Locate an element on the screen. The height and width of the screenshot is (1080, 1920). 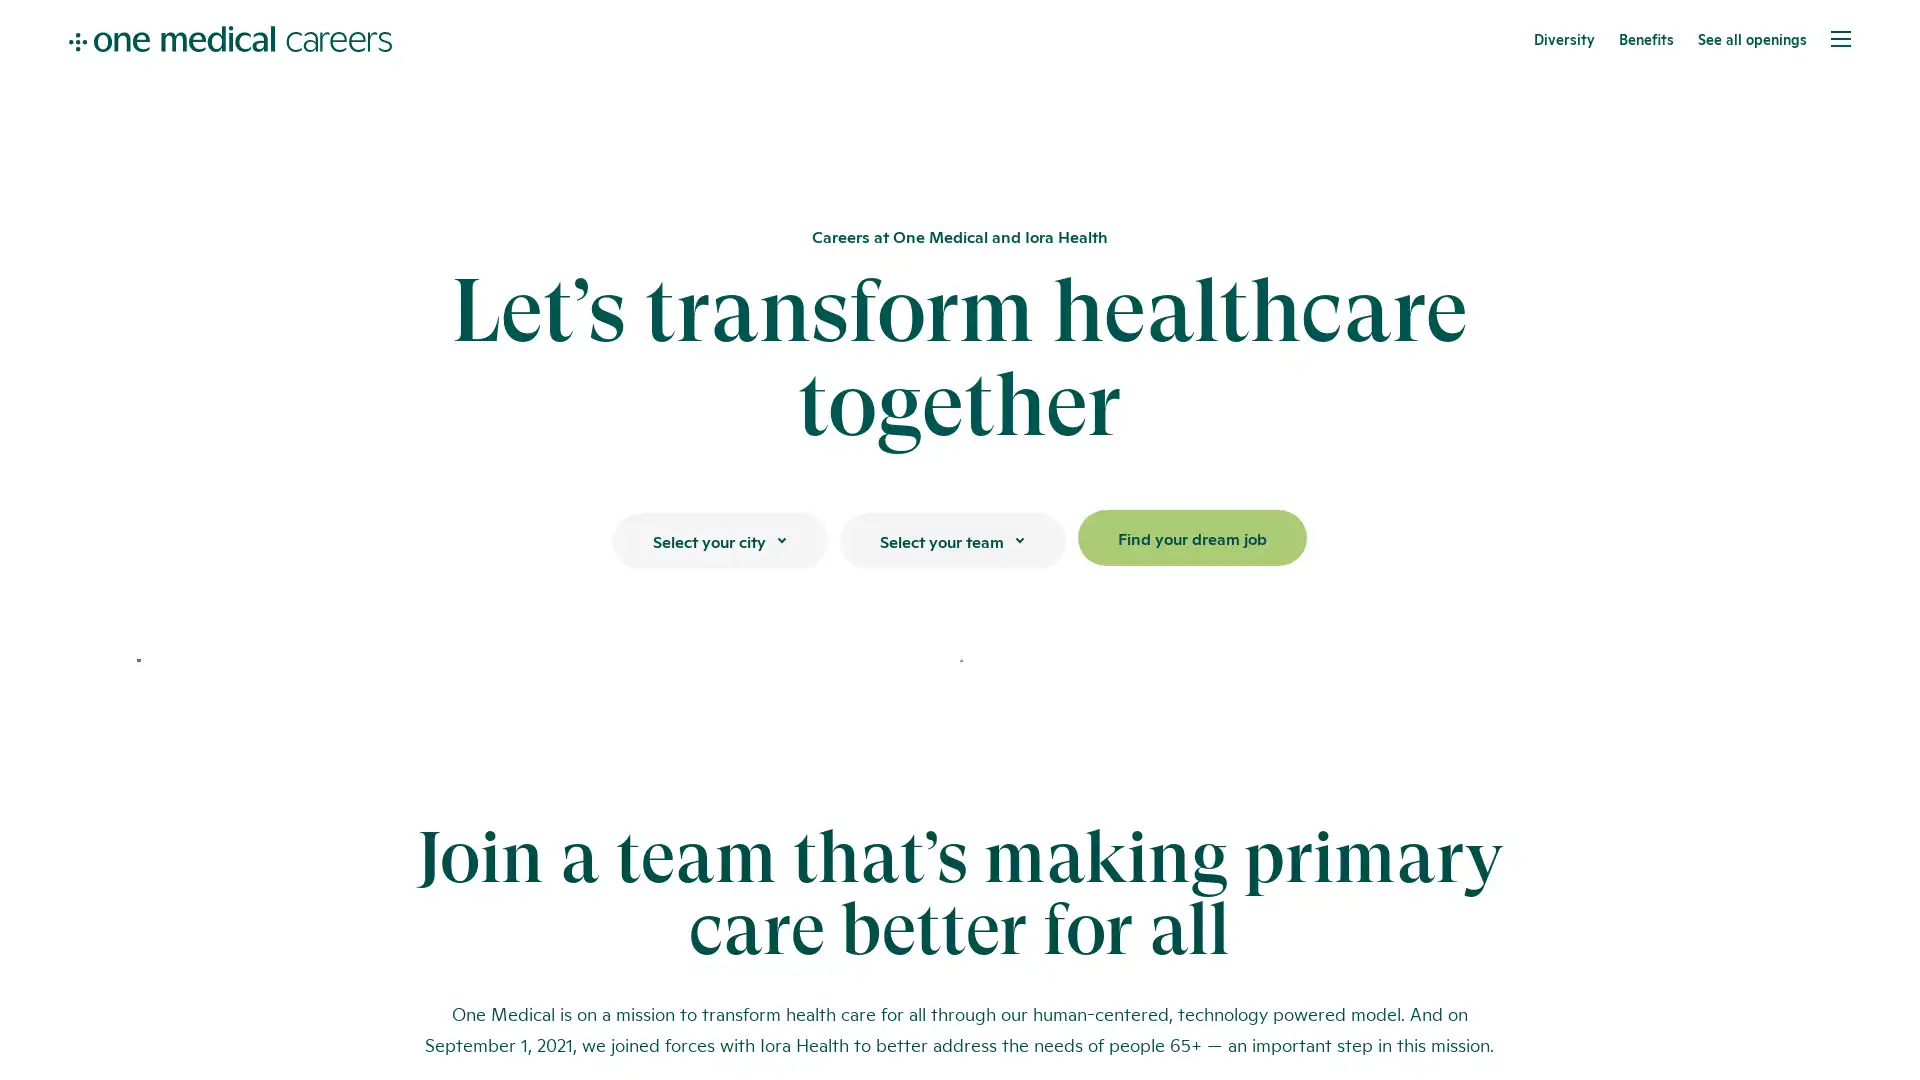
Open Menu is located at coordinates (1840, 38).